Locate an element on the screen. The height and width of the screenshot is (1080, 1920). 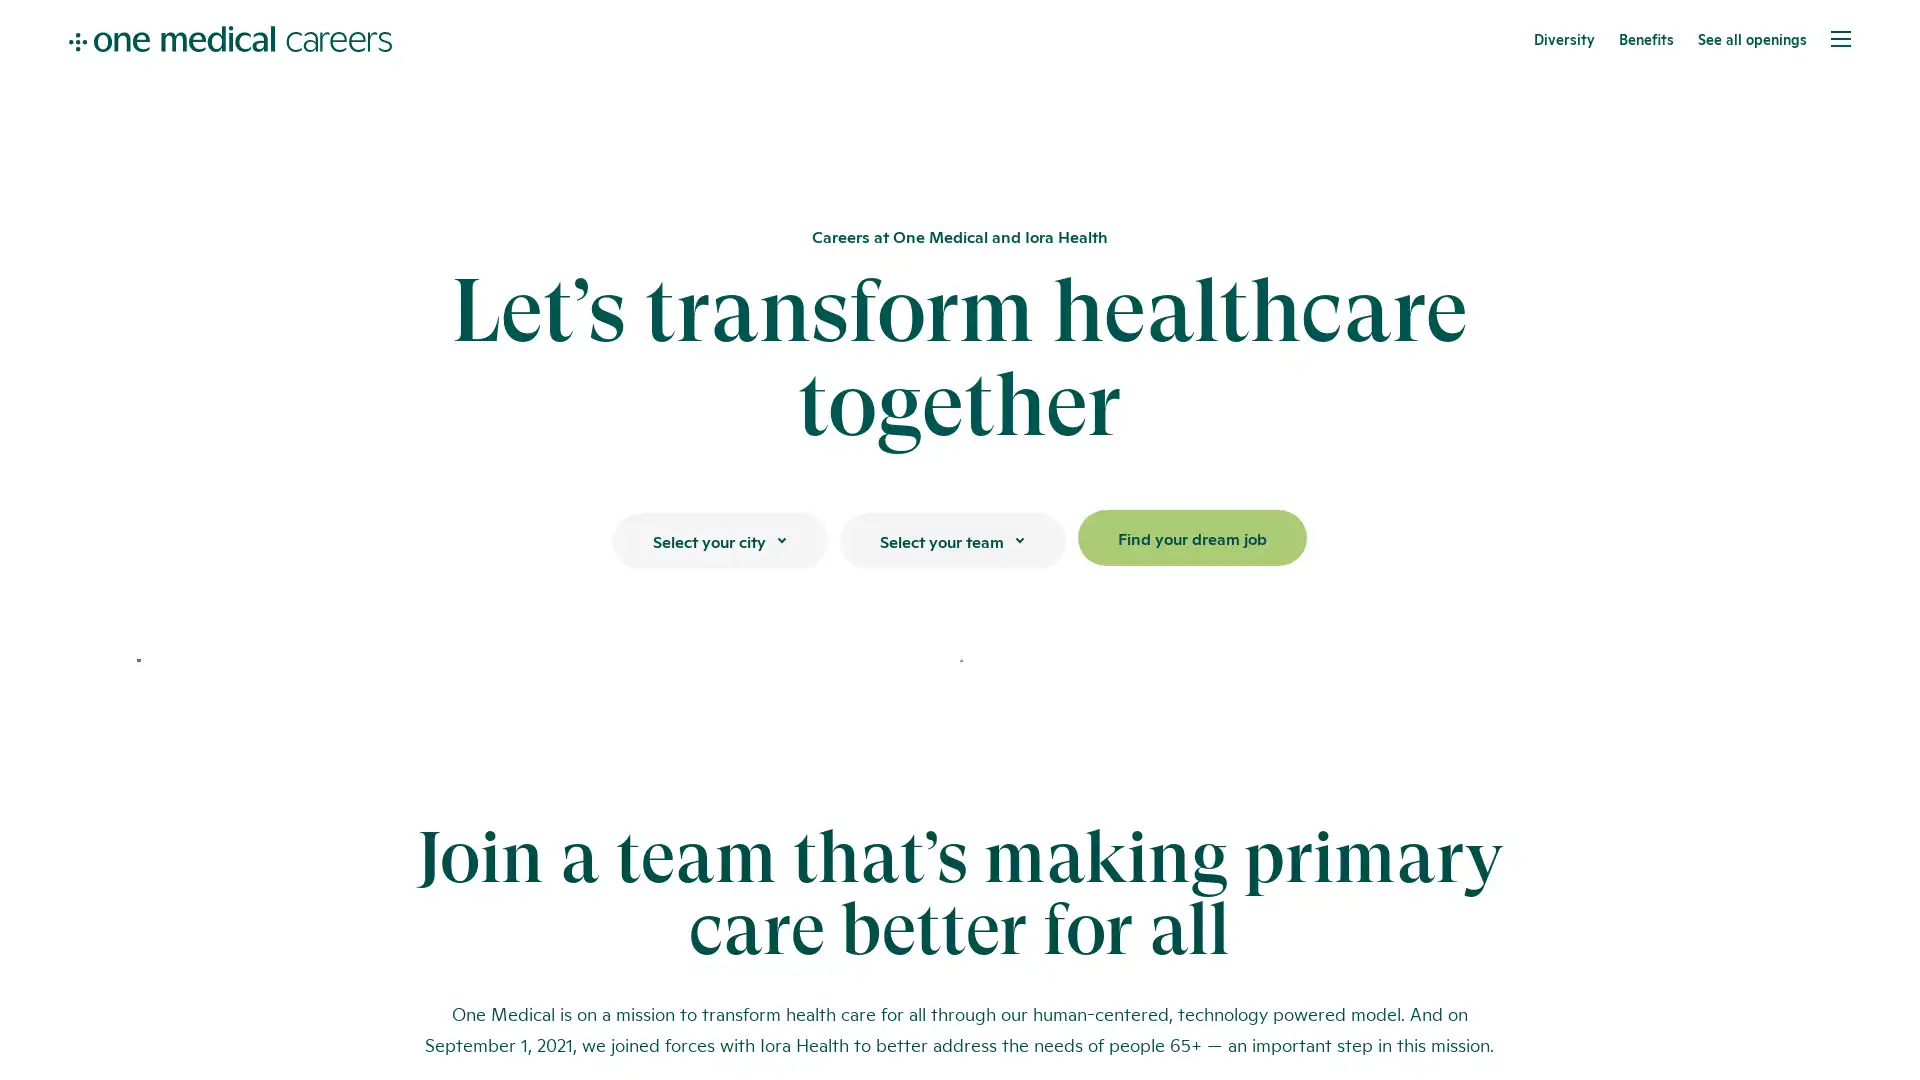
Open Menu is located at coordinates (1840, 38).